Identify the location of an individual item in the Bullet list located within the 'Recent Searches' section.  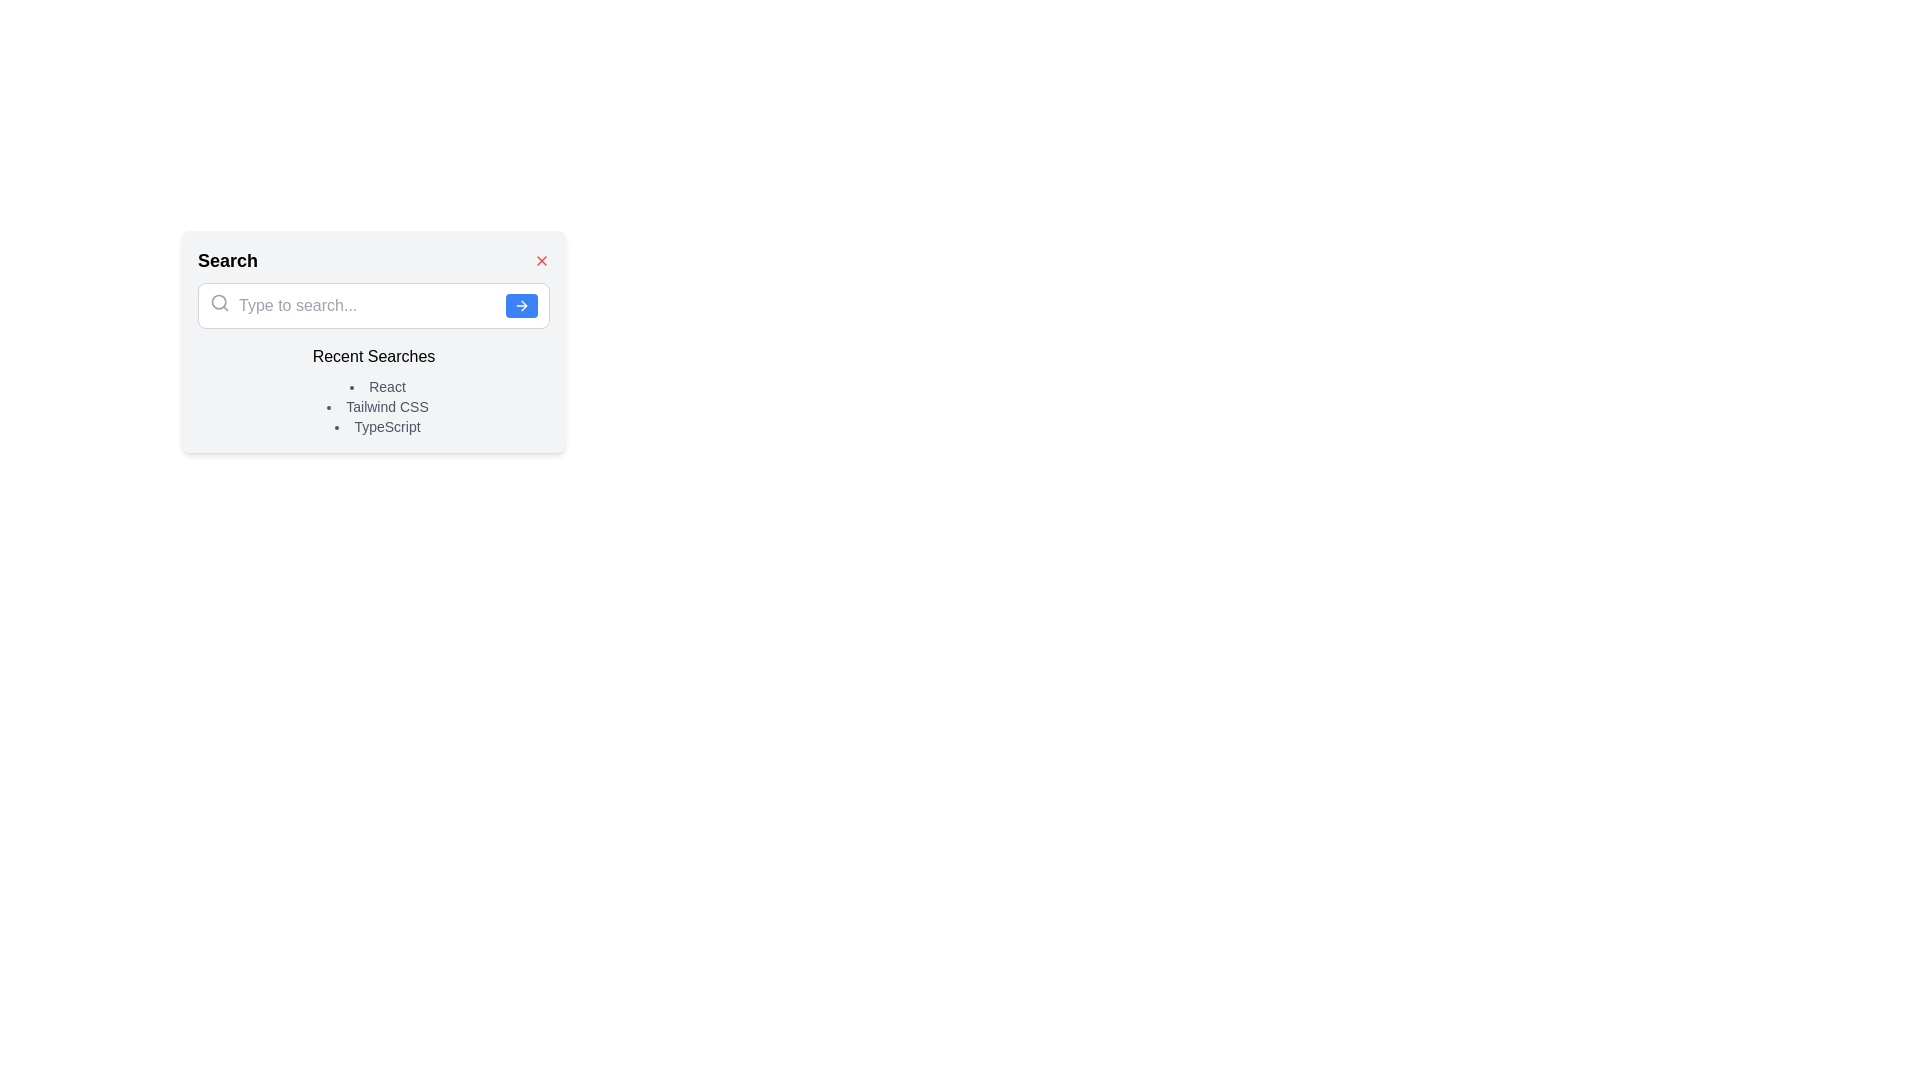
(374, 406).